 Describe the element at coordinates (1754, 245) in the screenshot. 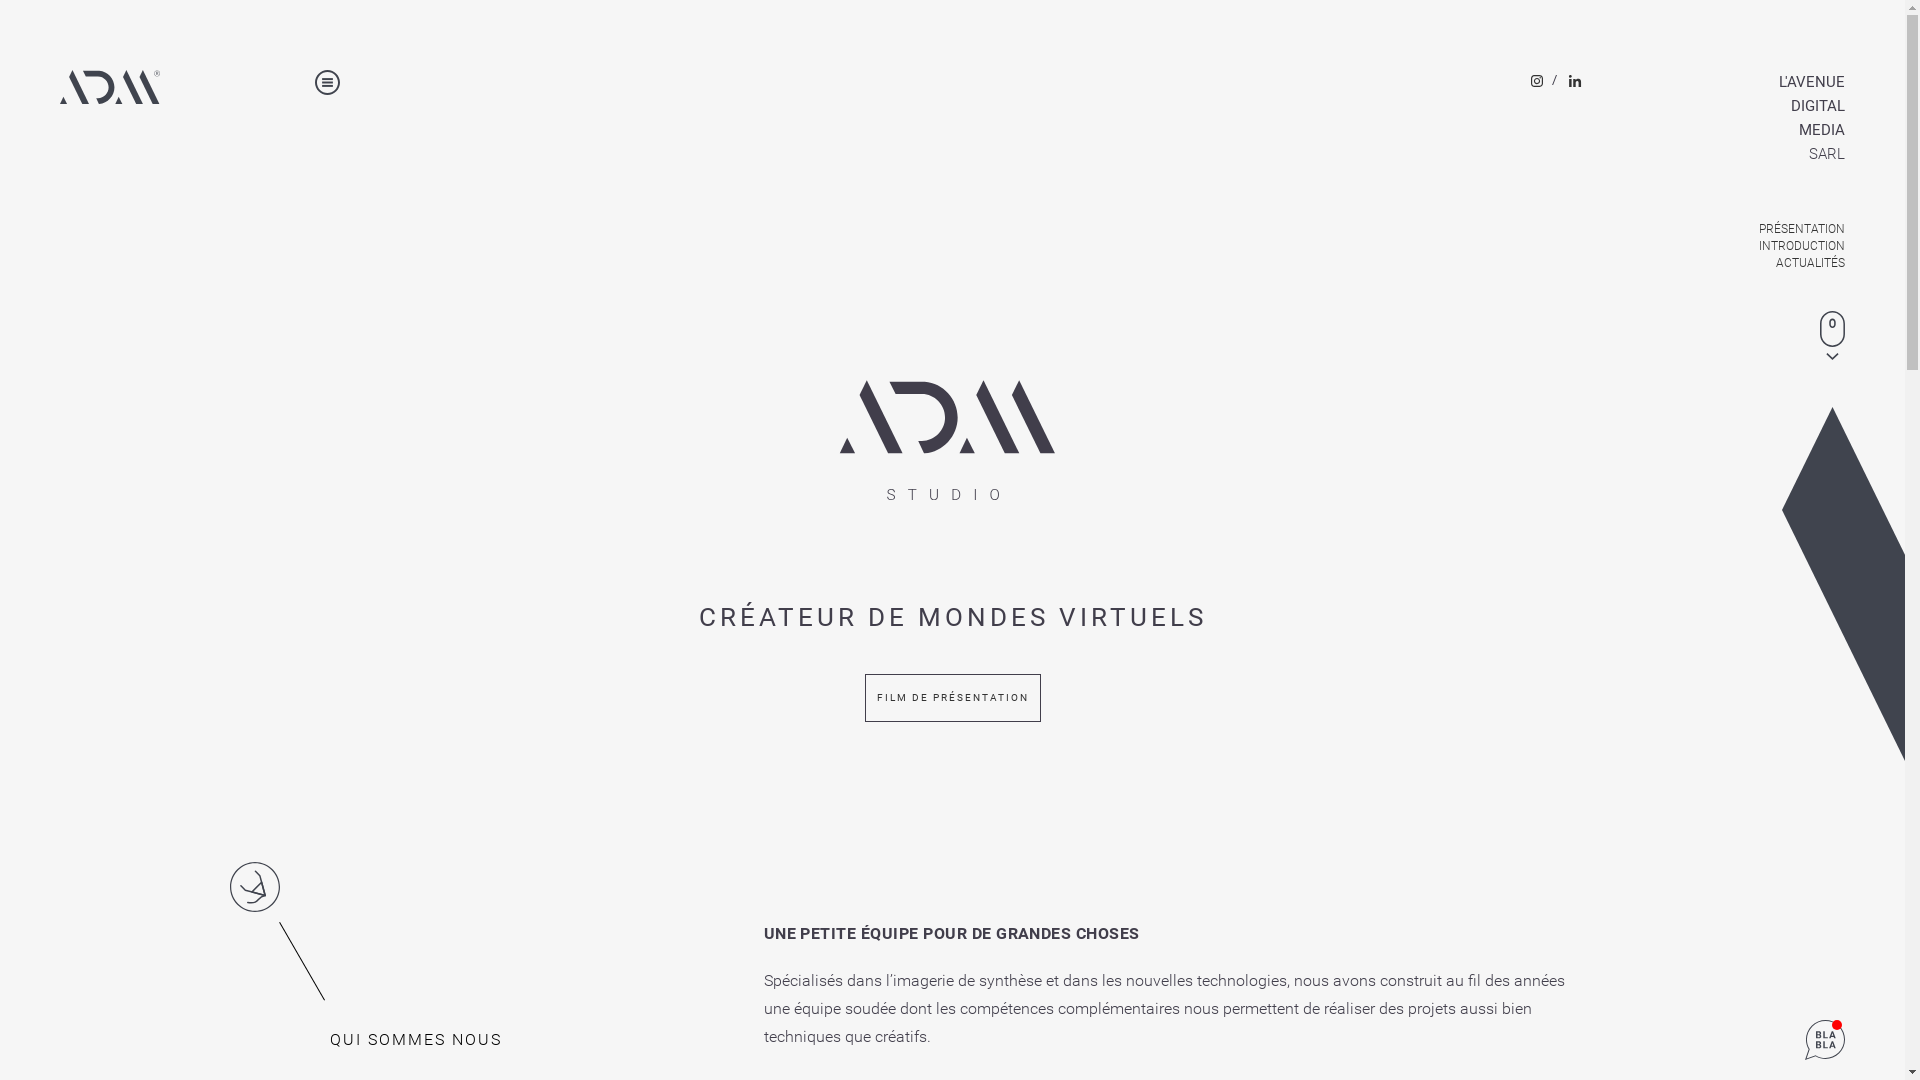

I see `'INTRODUCTION'` at that location.